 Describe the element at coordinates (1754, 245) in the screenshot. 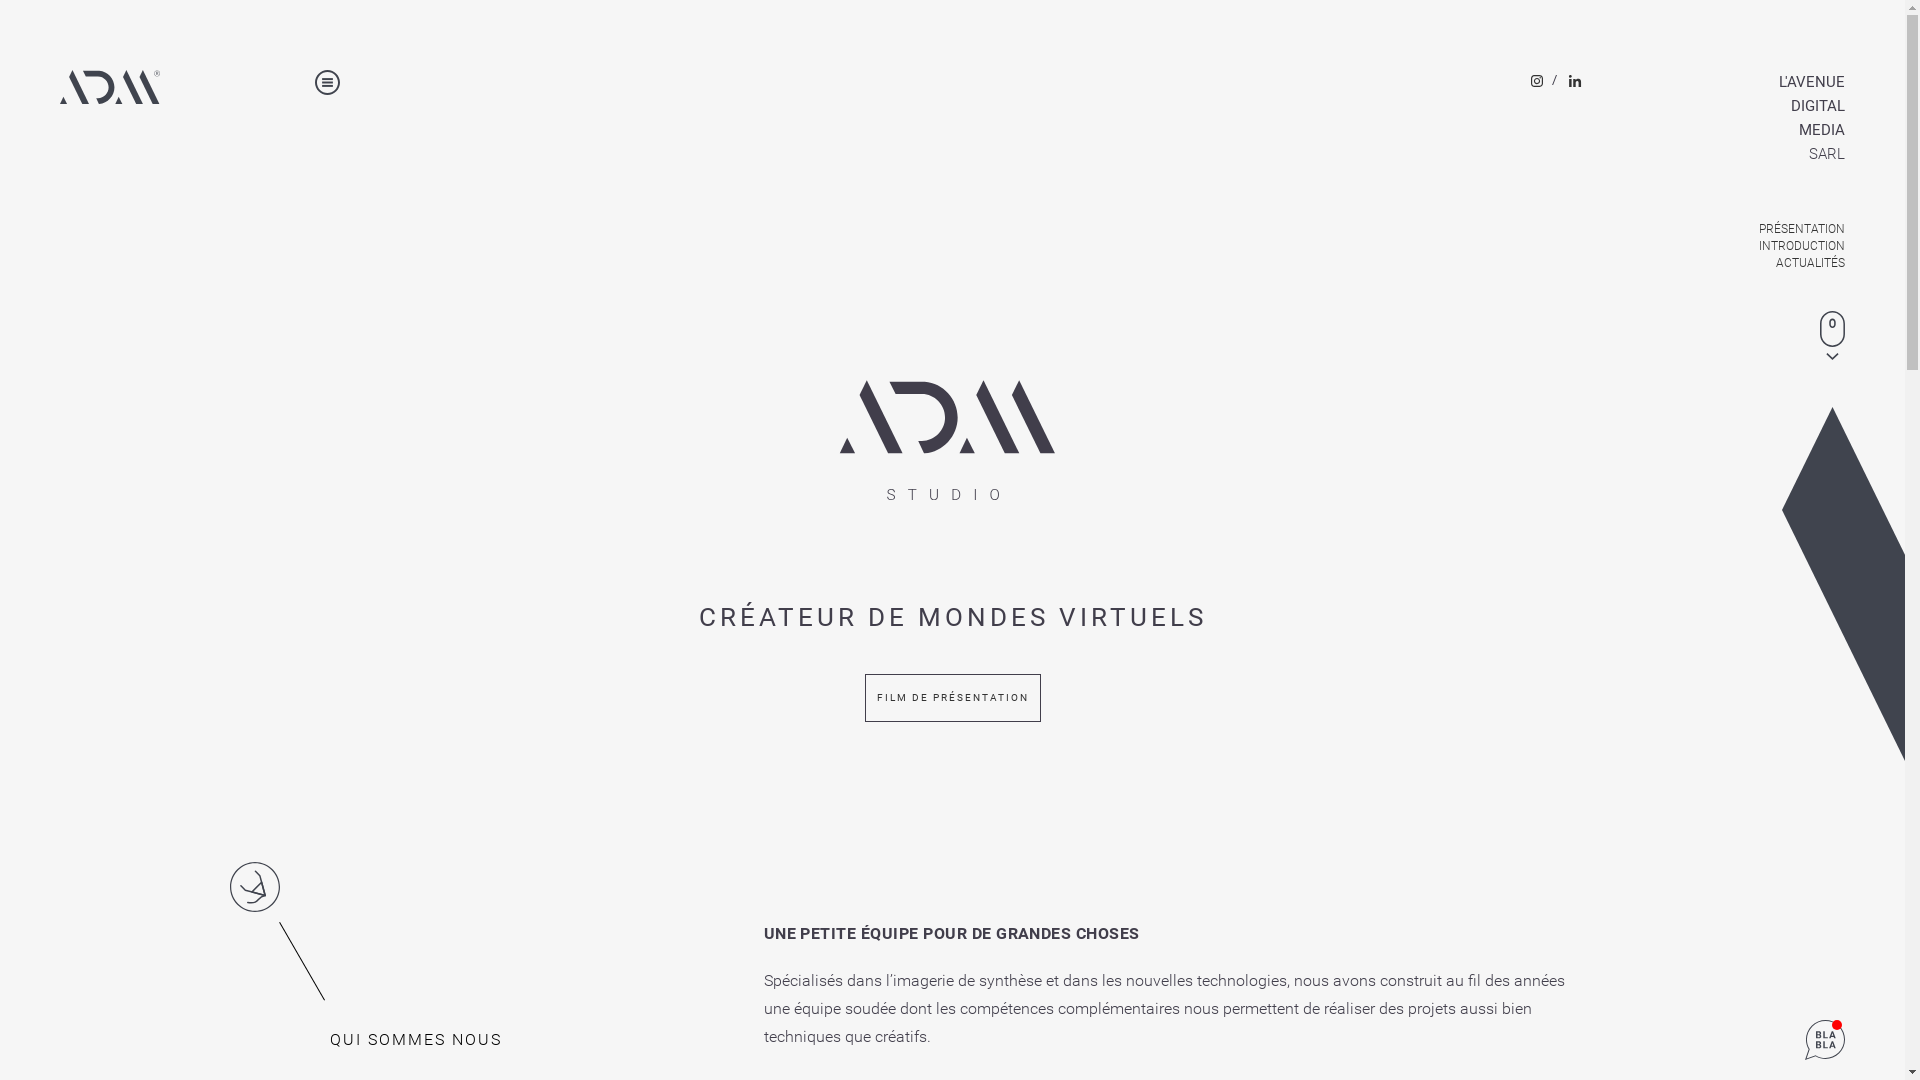

I see `'INTRODUCTION'` at that location.